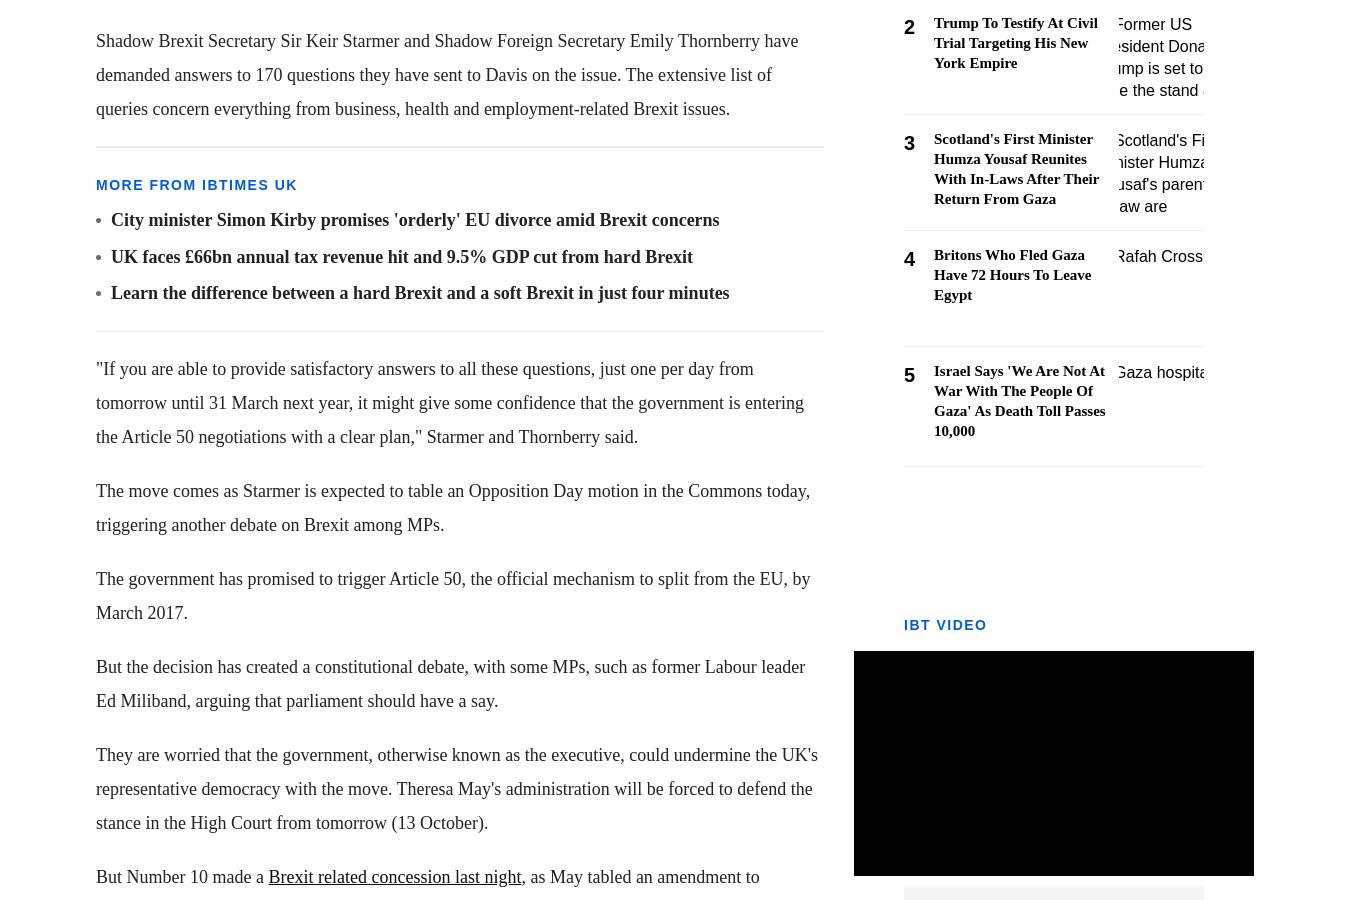 The image size is (1350, 900). I want to click on '- eSports', so click(52, 369).